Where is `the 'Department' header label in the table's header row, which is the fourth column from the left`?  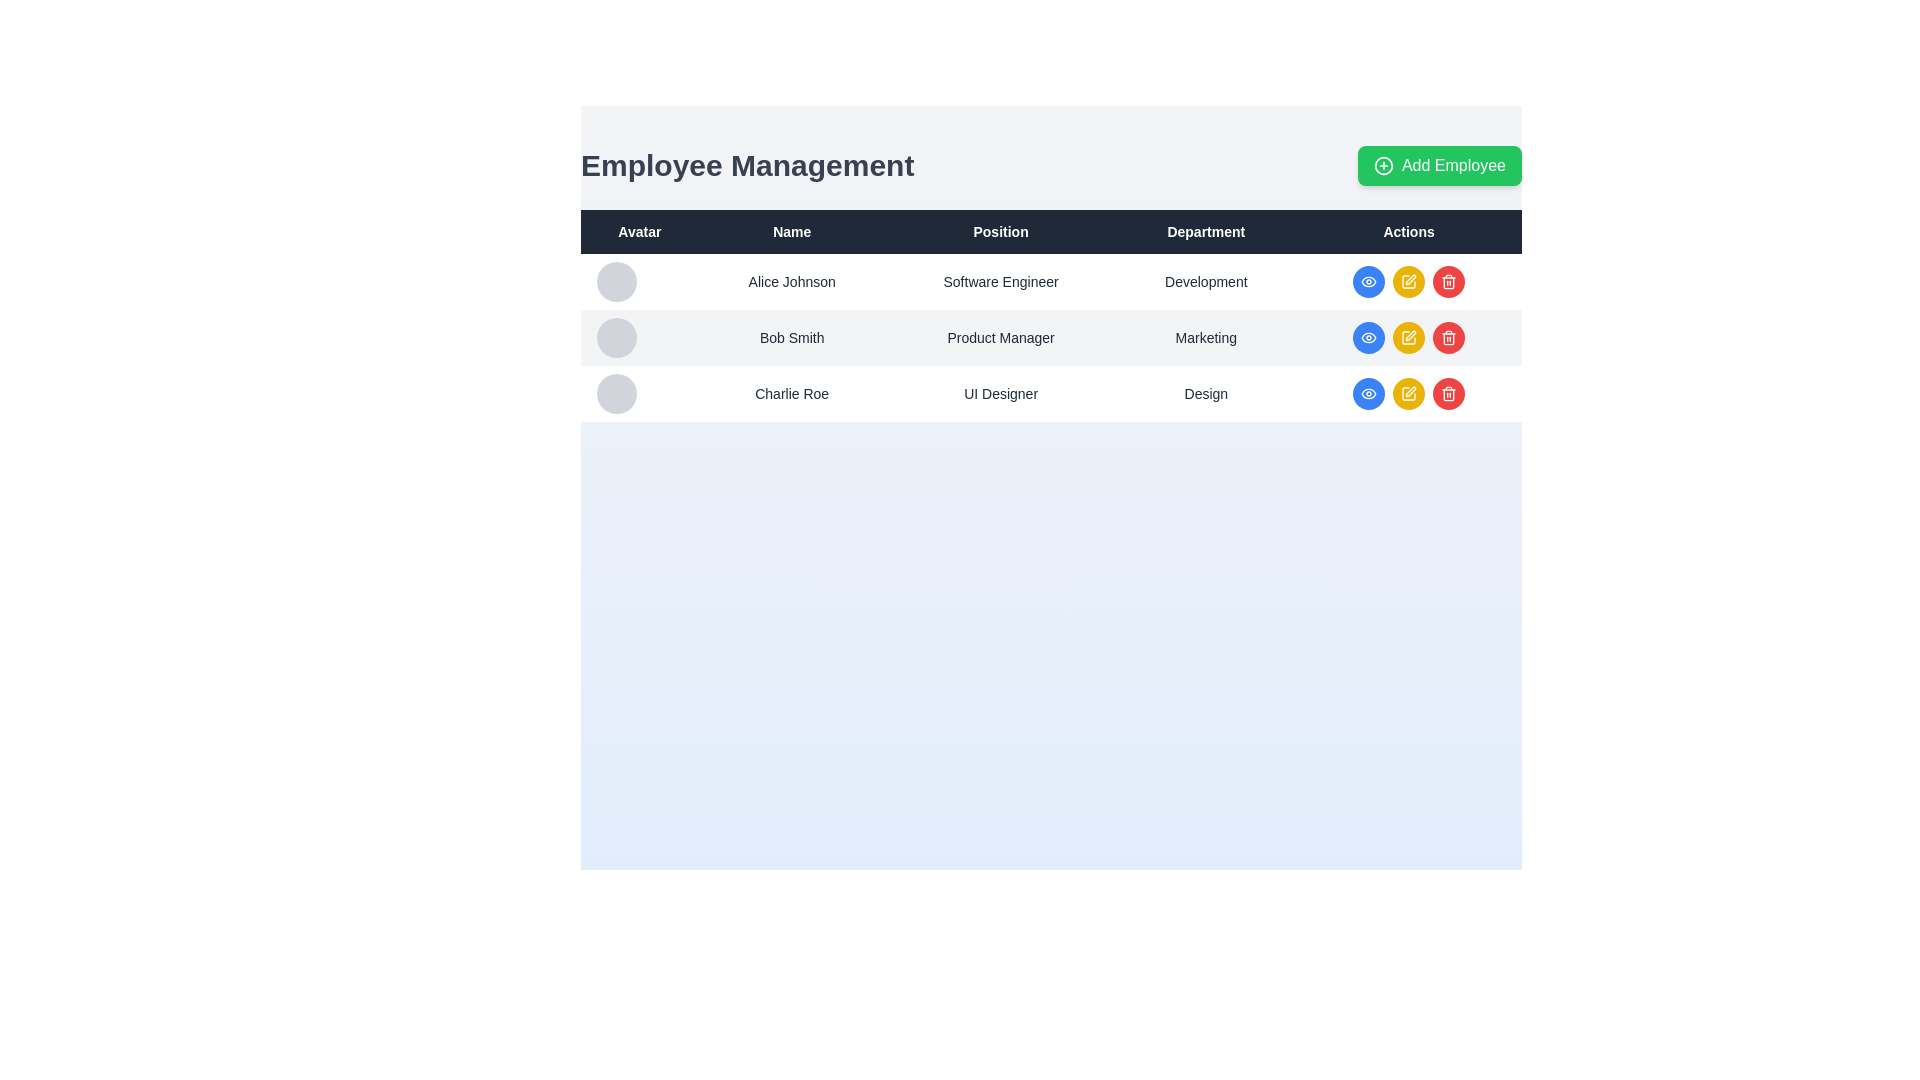 the 'Department' header label in the table's header row, which is the fourth column from the left is located at coordinates (1205, 230).